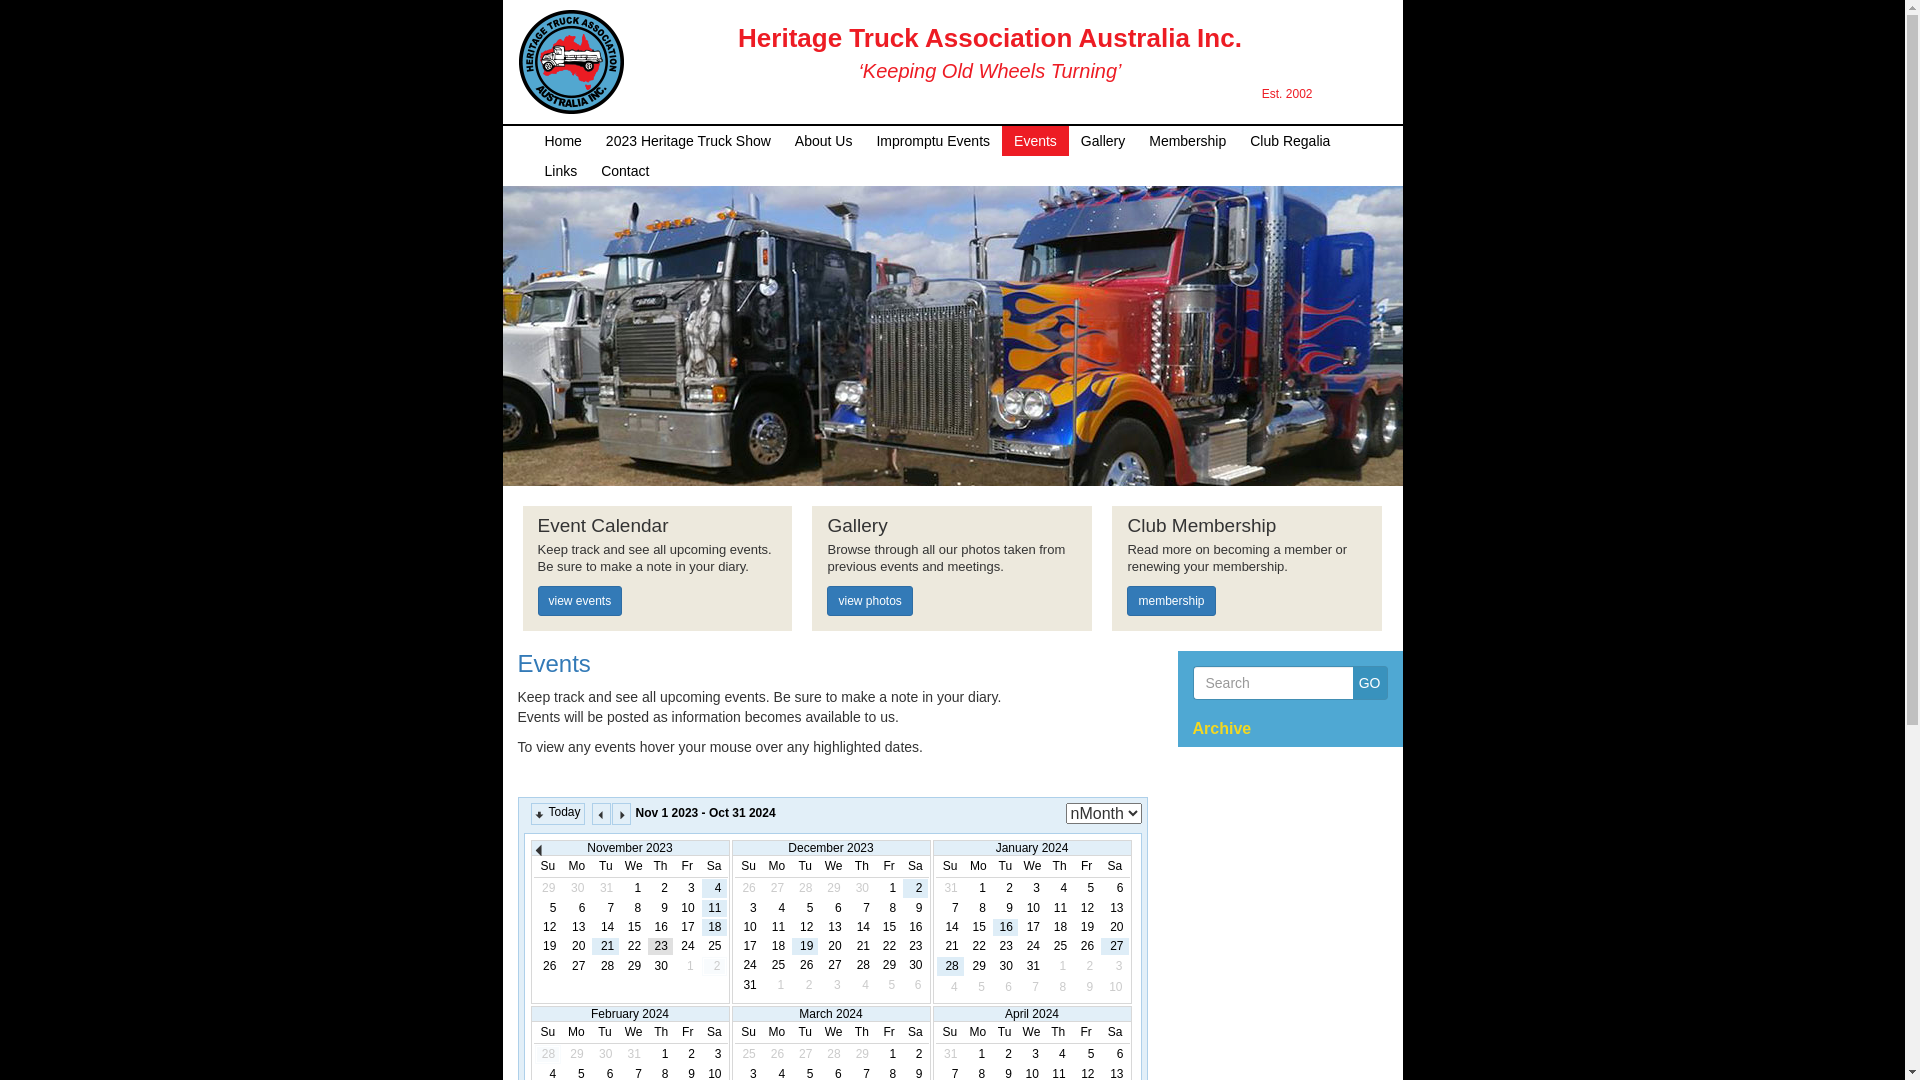  I want to click on 'membership', so click(1171, 600).